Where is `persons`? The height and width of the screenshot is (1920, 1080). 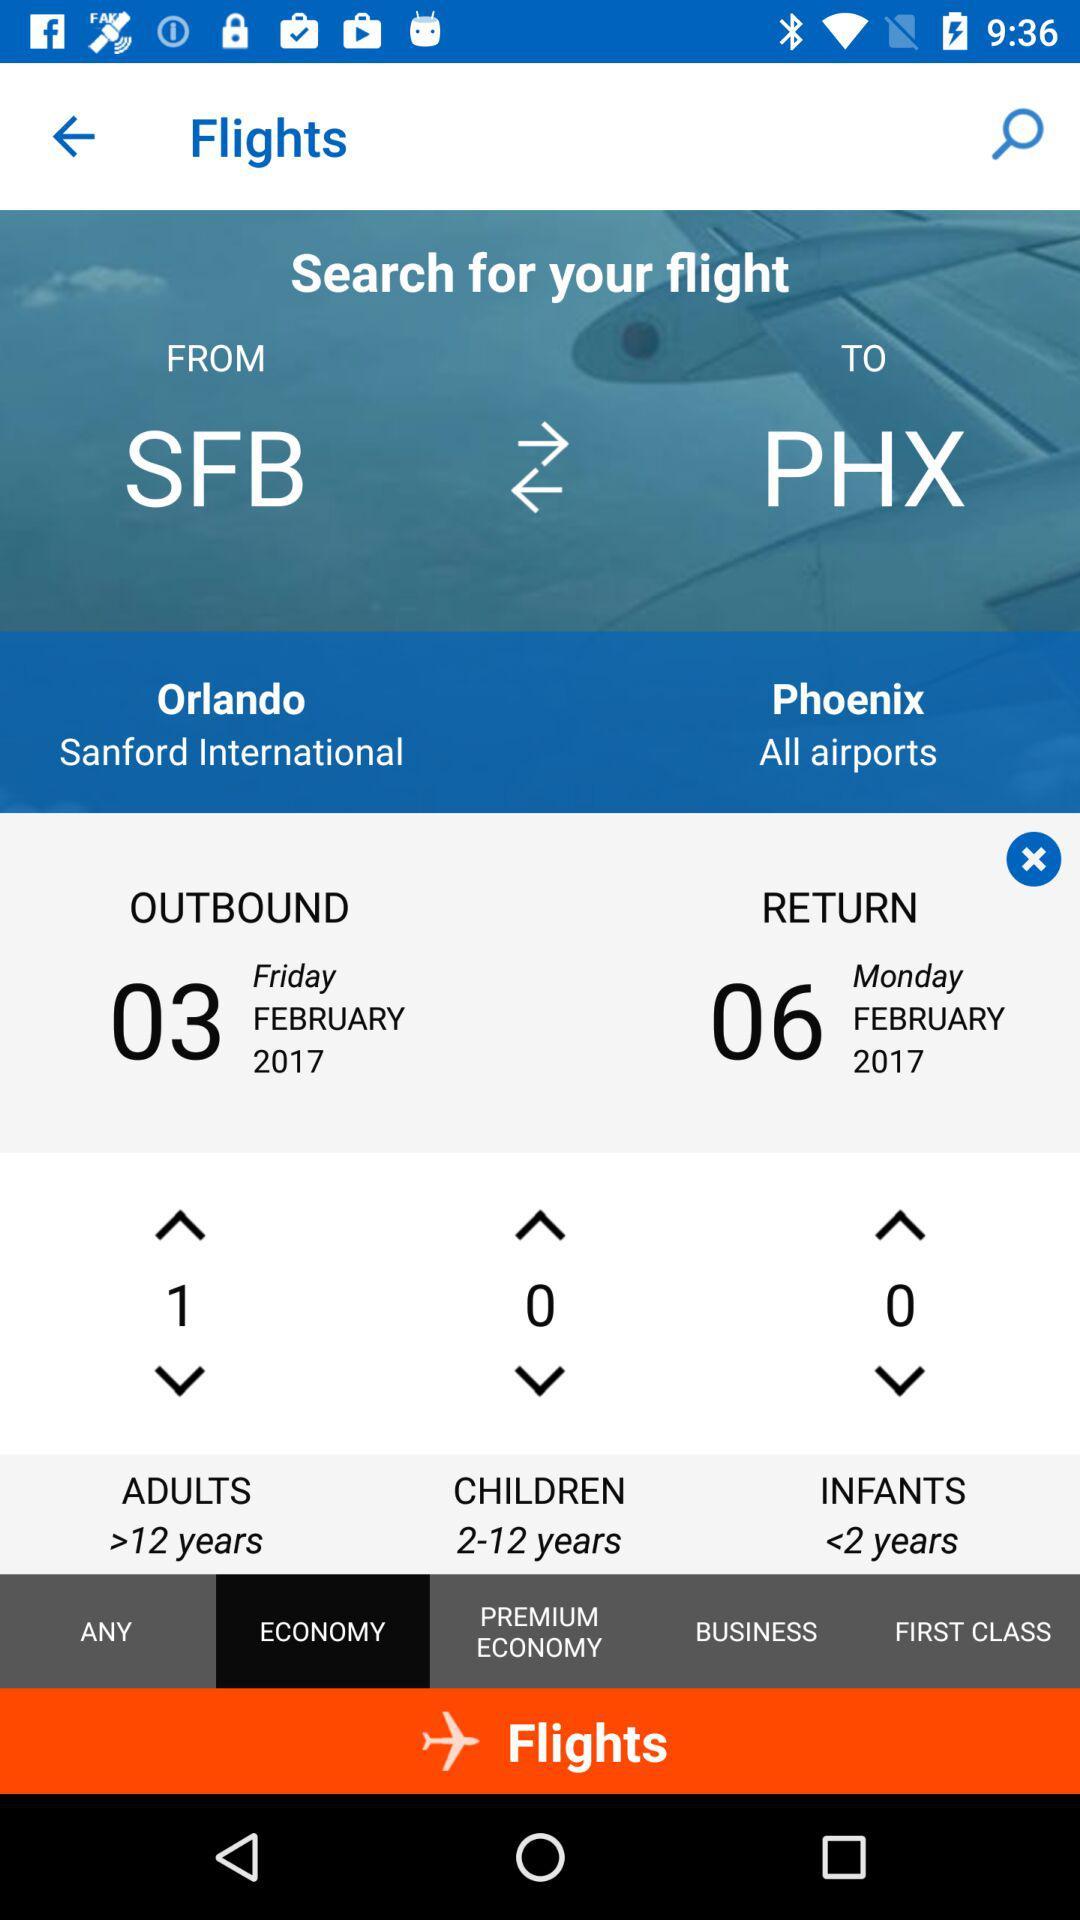
persons is located at coordinates (540, 1380).